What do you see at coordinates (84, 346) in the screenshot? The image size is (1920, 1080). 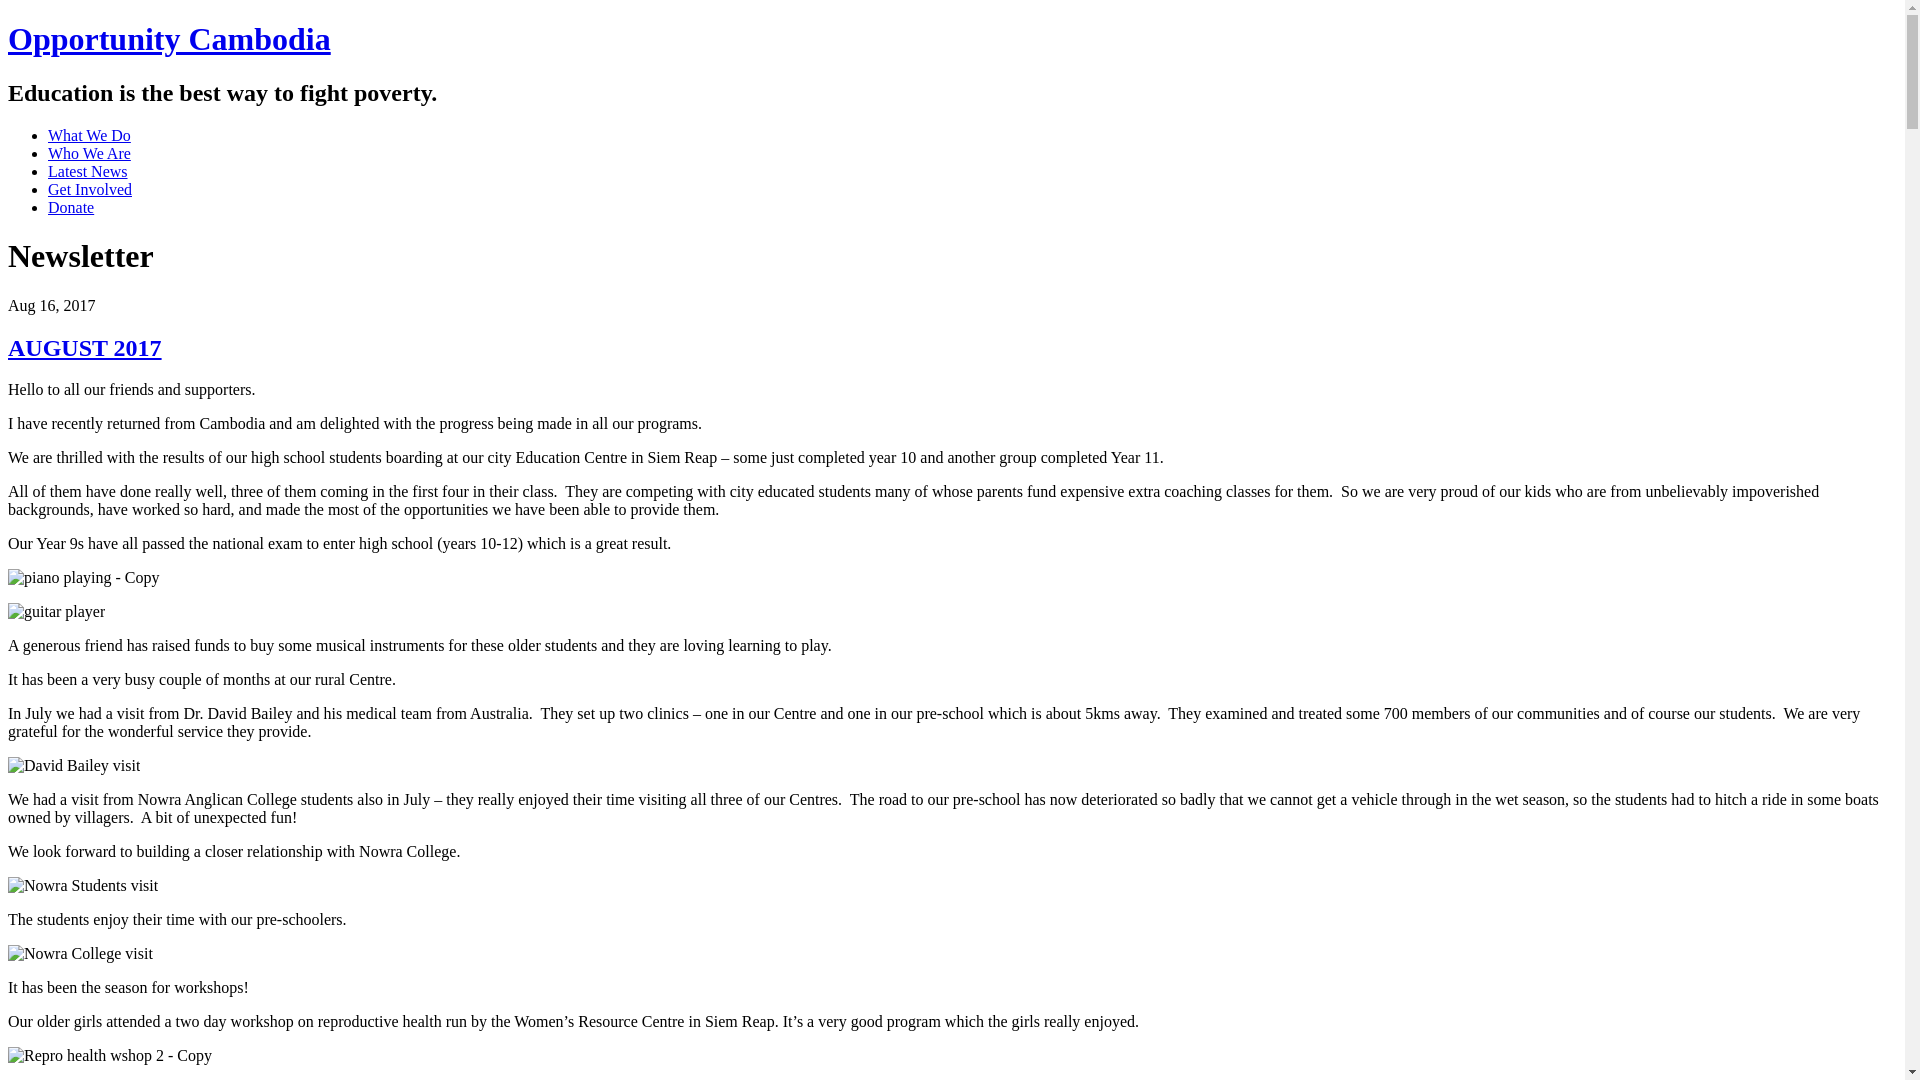 I see `'AUGUST 2017'` at bounding box center [84, 346].